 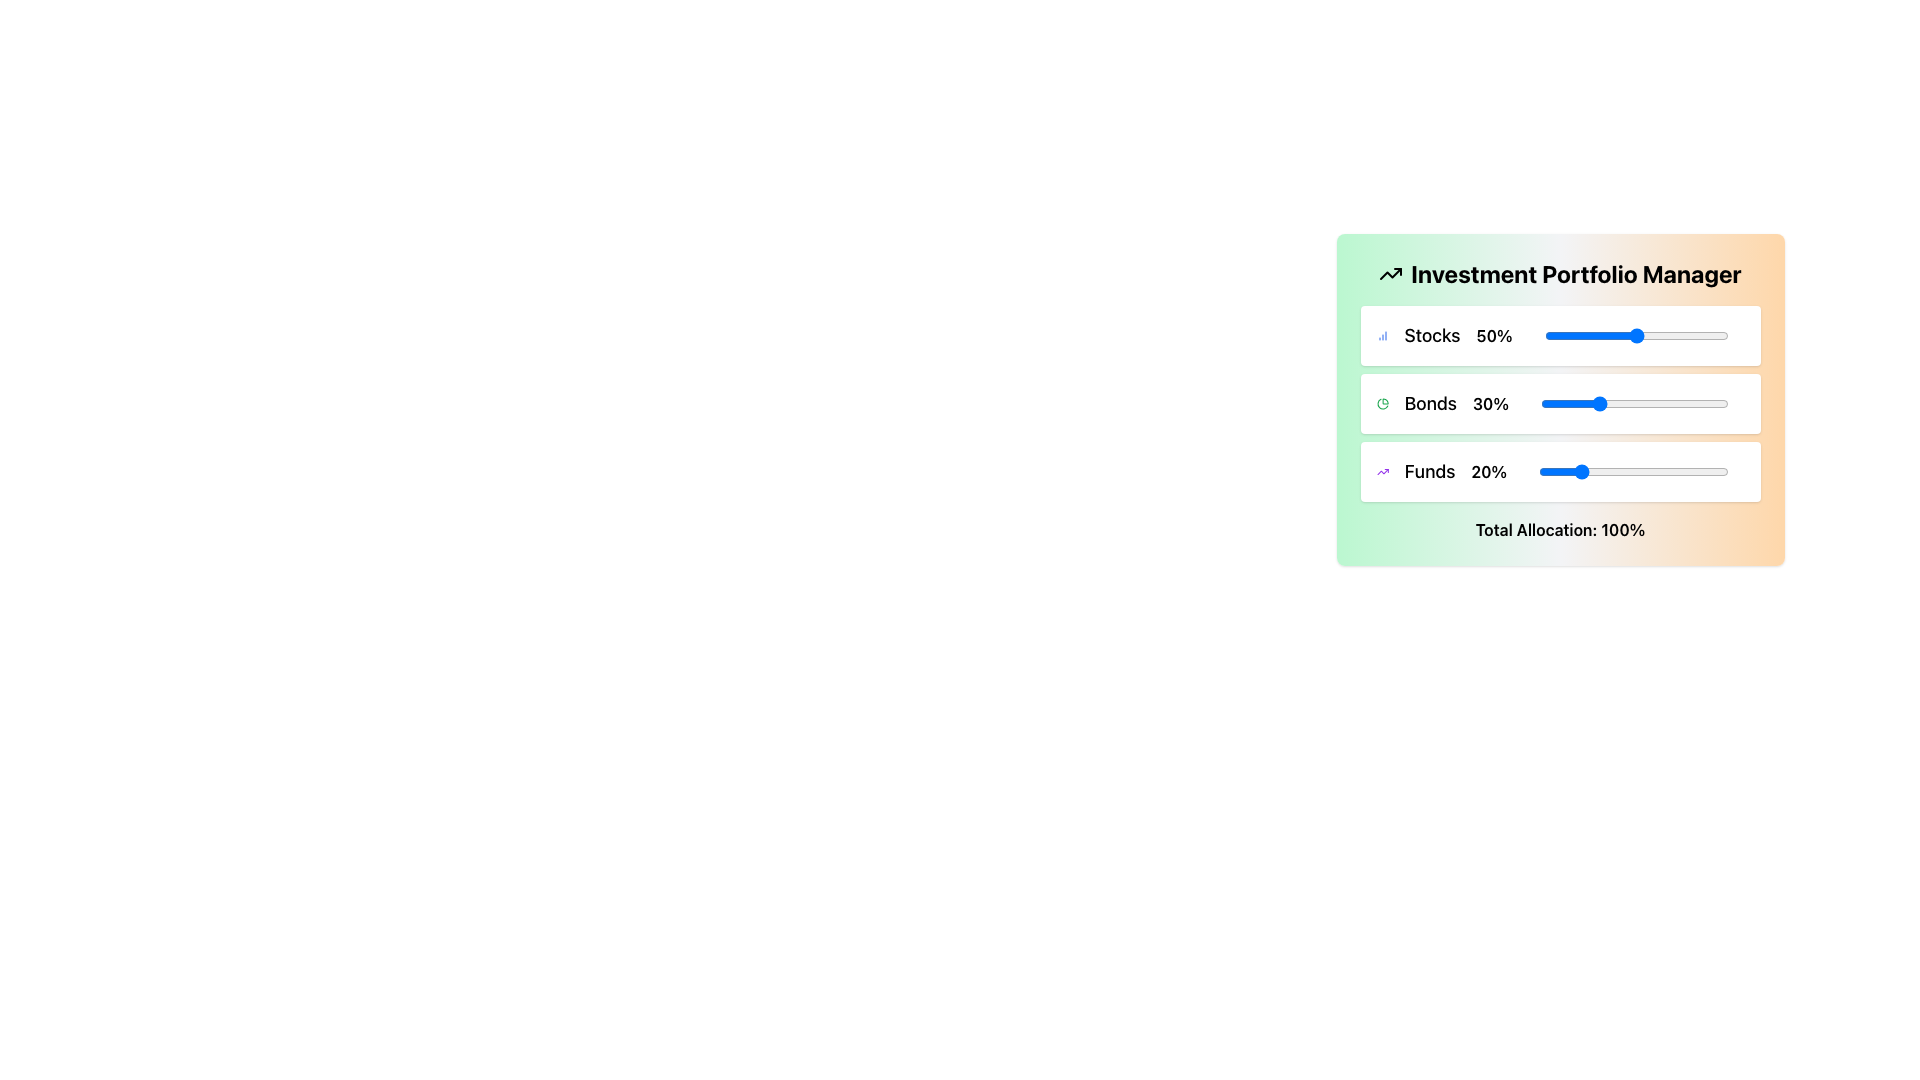 What do you see at coordinates (1633, 471) in the screenshot?
I see `the handle of the horizontal range slider located in the 'Funds 20%' row of the 'Investment Portfolio Manager'` at bounding box center [1633, 471].